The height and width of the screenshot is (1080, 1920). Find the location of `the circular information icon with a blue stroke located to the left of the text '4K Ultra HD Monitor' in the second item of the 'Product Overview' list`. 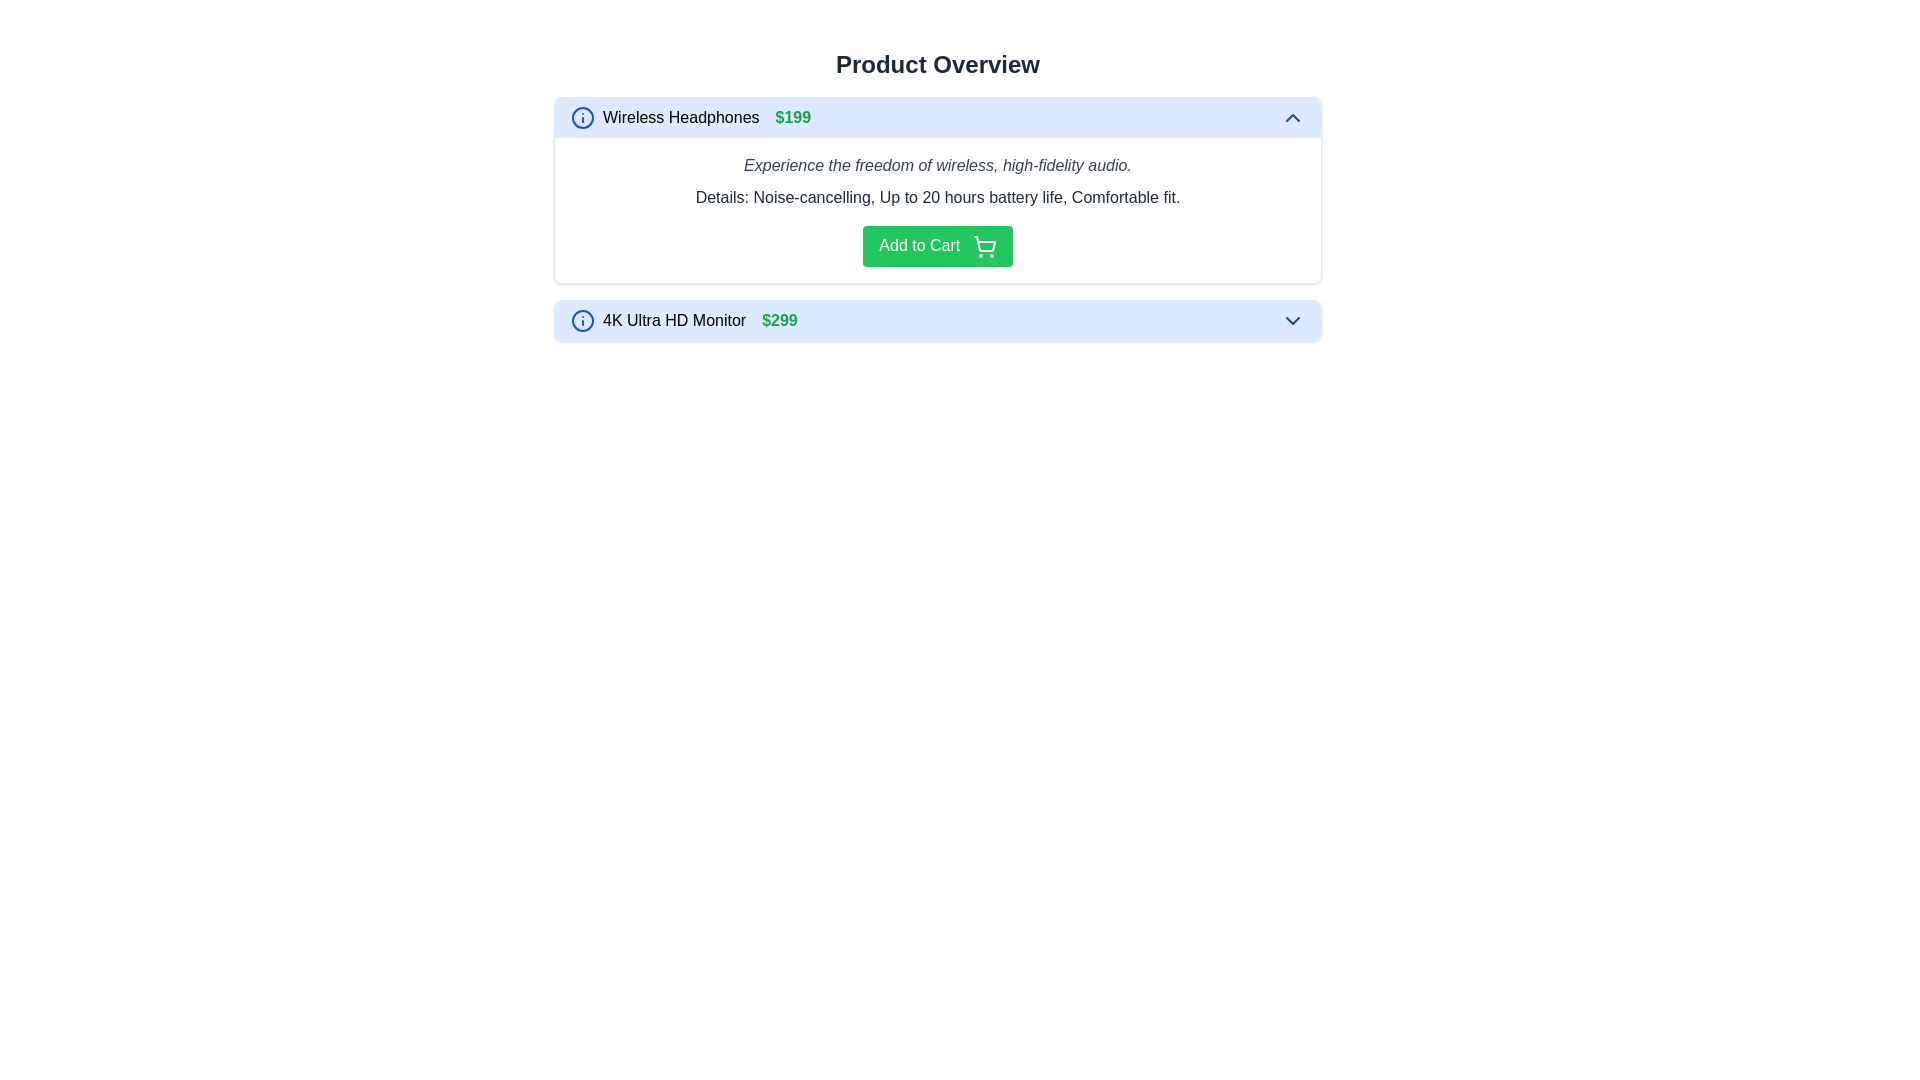

the circular information icon with a blue stroke located to the left of the text '4K Ultra HD Monitor' in the second item of the 'Product Overview' list is located at coordinates (581, 319).